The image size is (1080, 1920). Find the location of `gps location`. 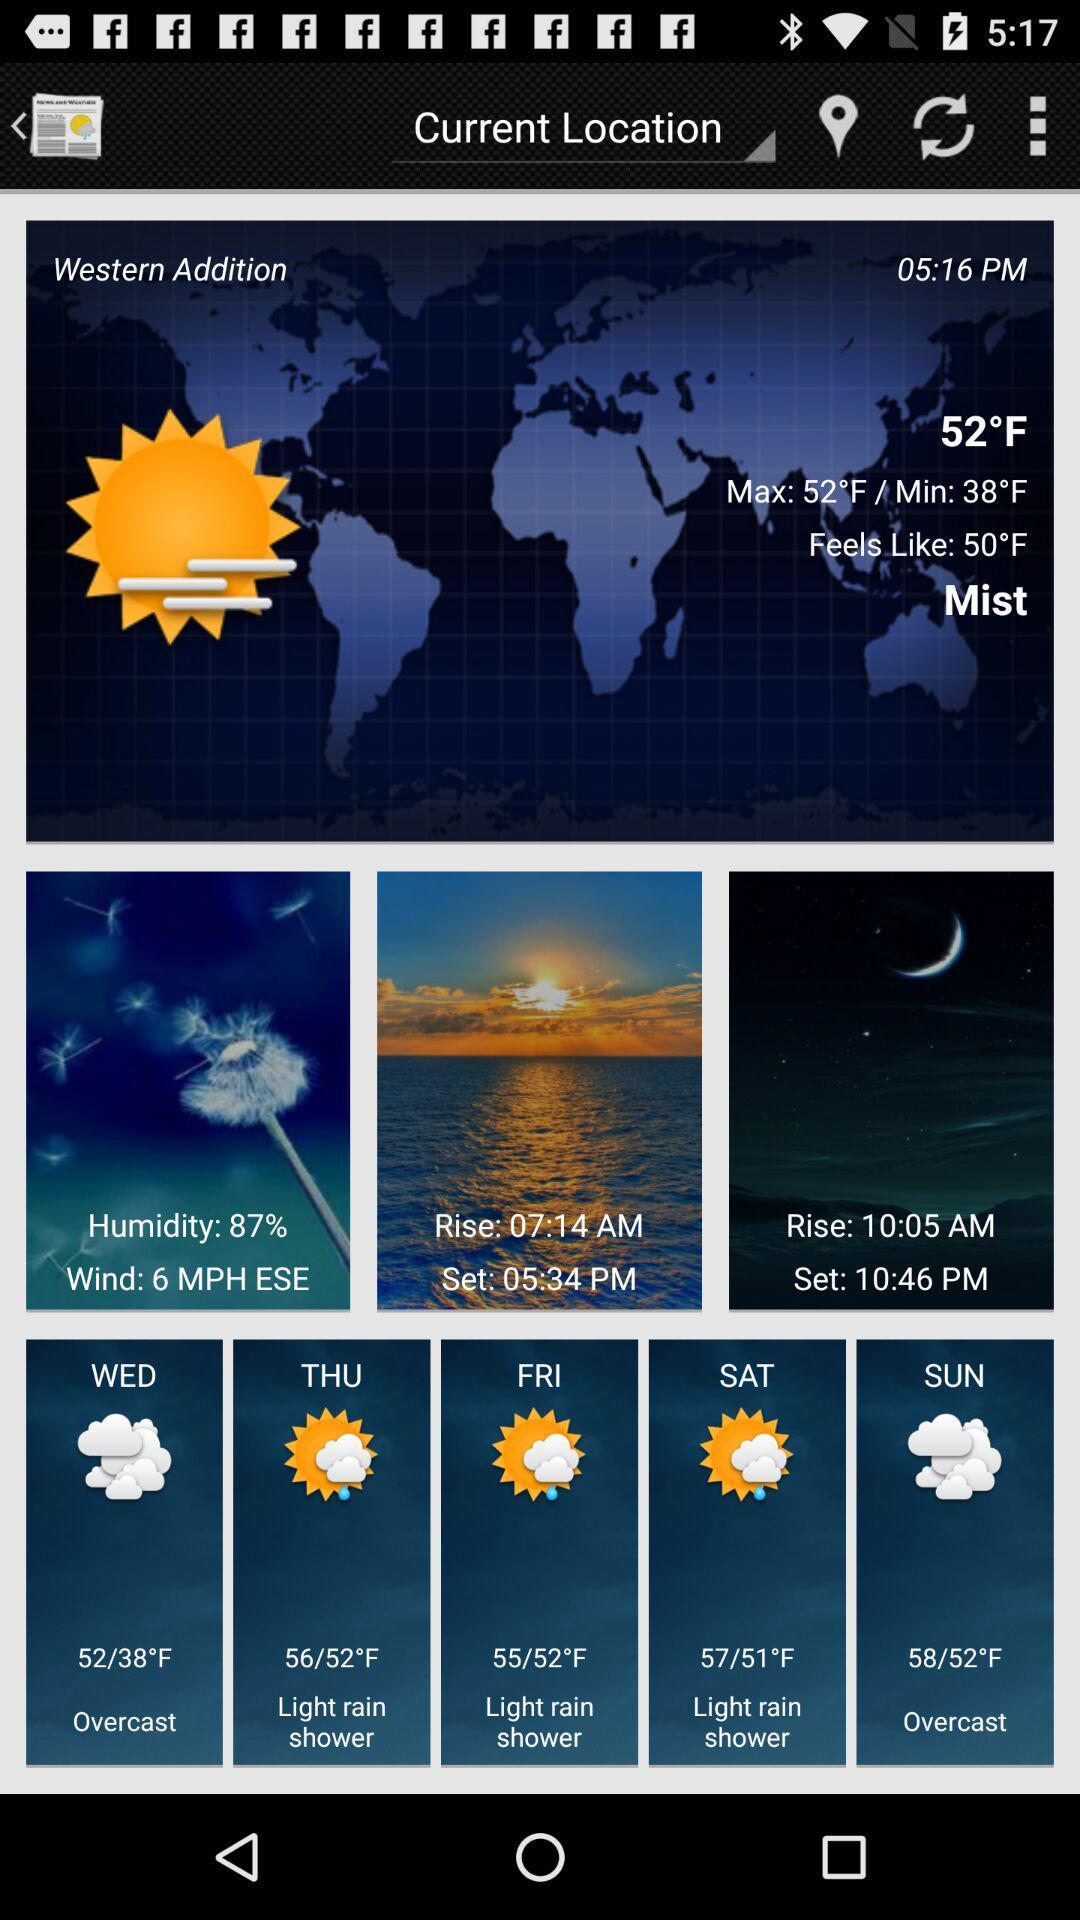

gps location is located at coordinates (838, 124).